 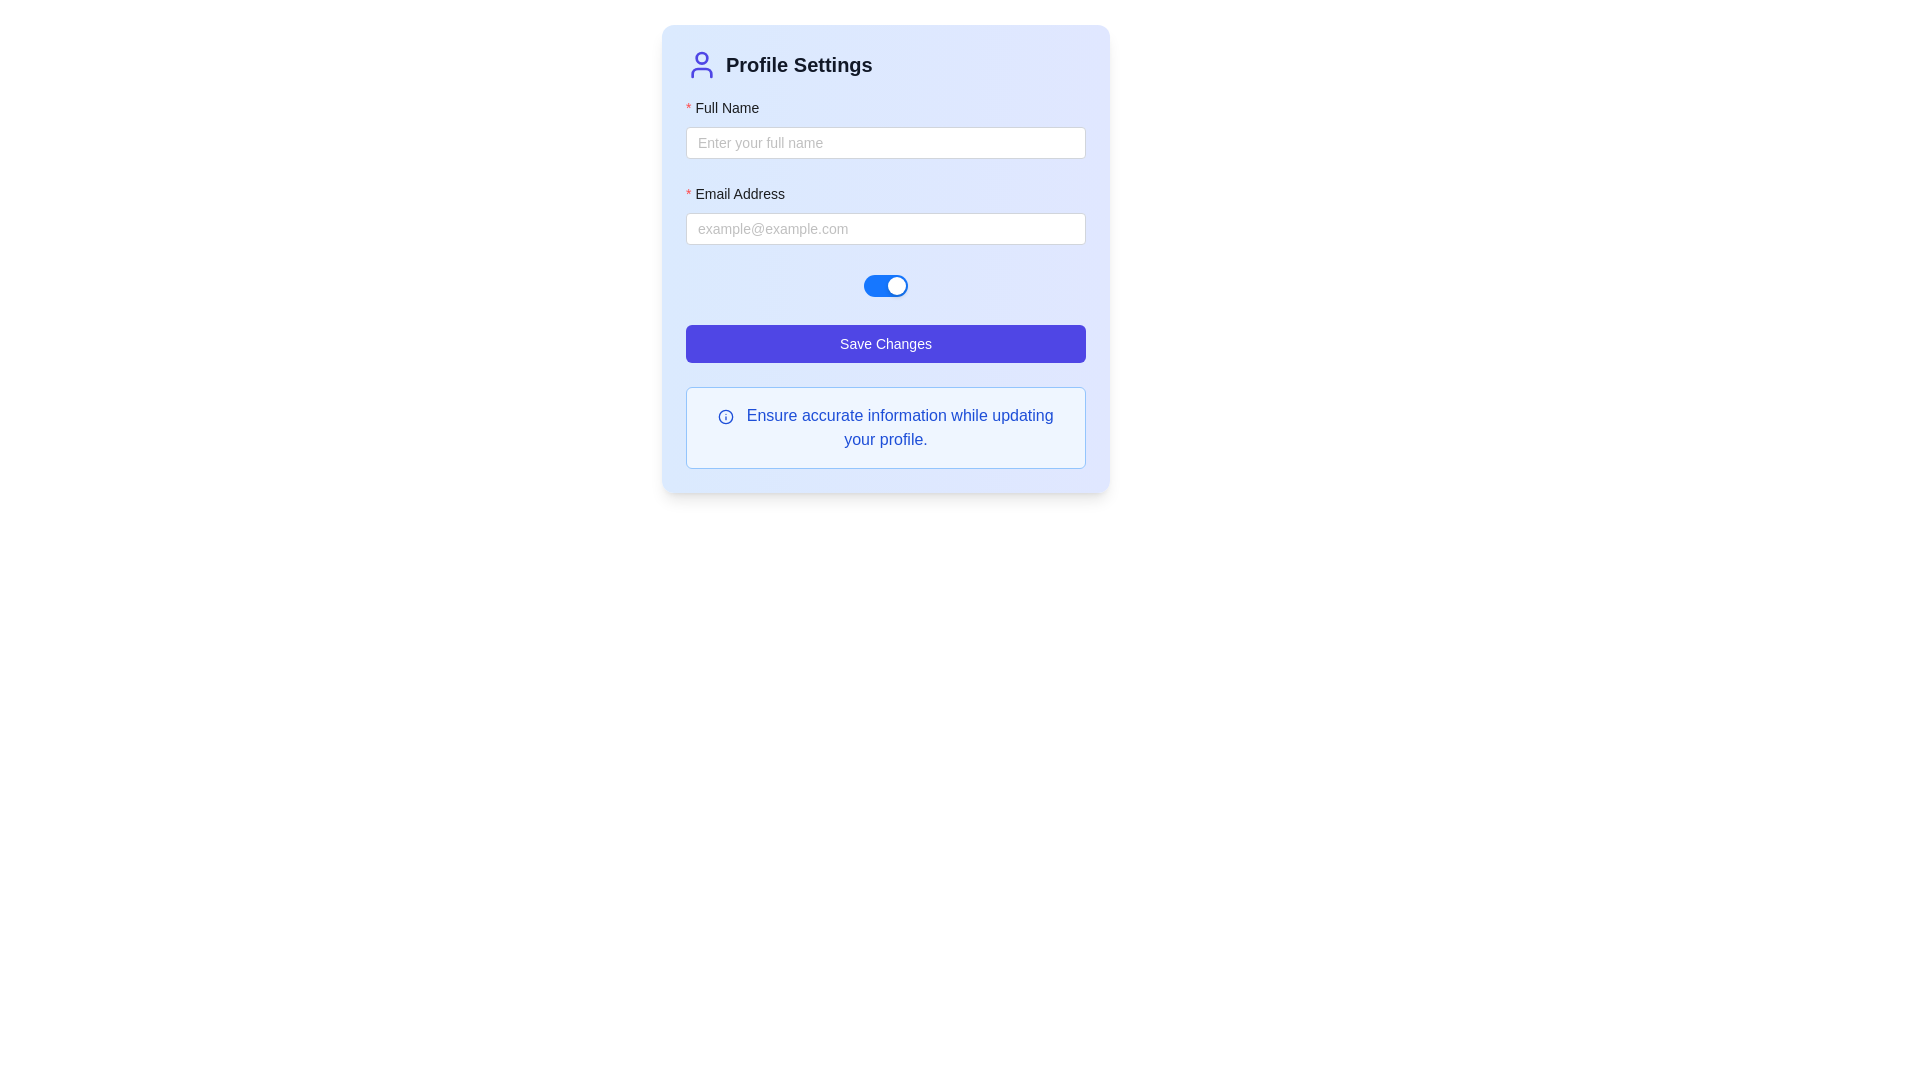 What do you see at coordinates (885, 227) in the screenshot?
I see `the text input field for entering an email address, located directly below the 'Email Address' label in the middle column of the form layout` at bounding box center [885, 227].